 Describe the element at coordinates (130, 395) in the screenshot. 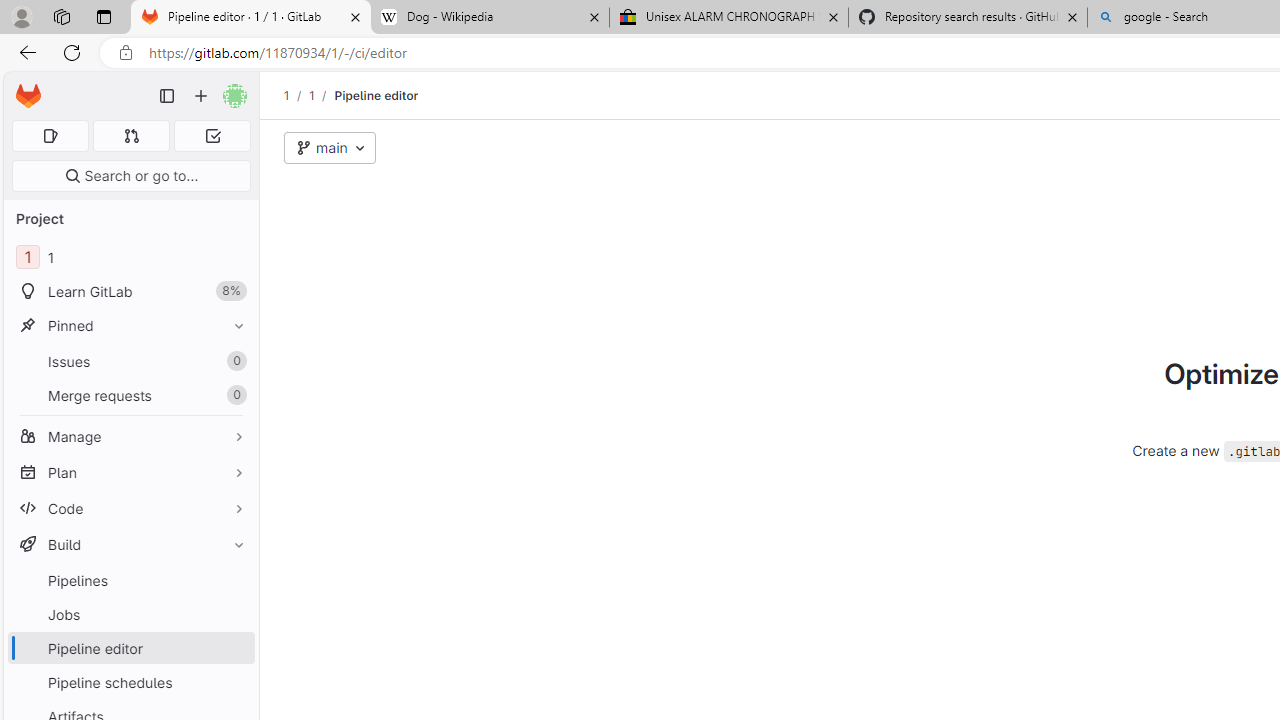

I see `'Merge requests0'` at that location.